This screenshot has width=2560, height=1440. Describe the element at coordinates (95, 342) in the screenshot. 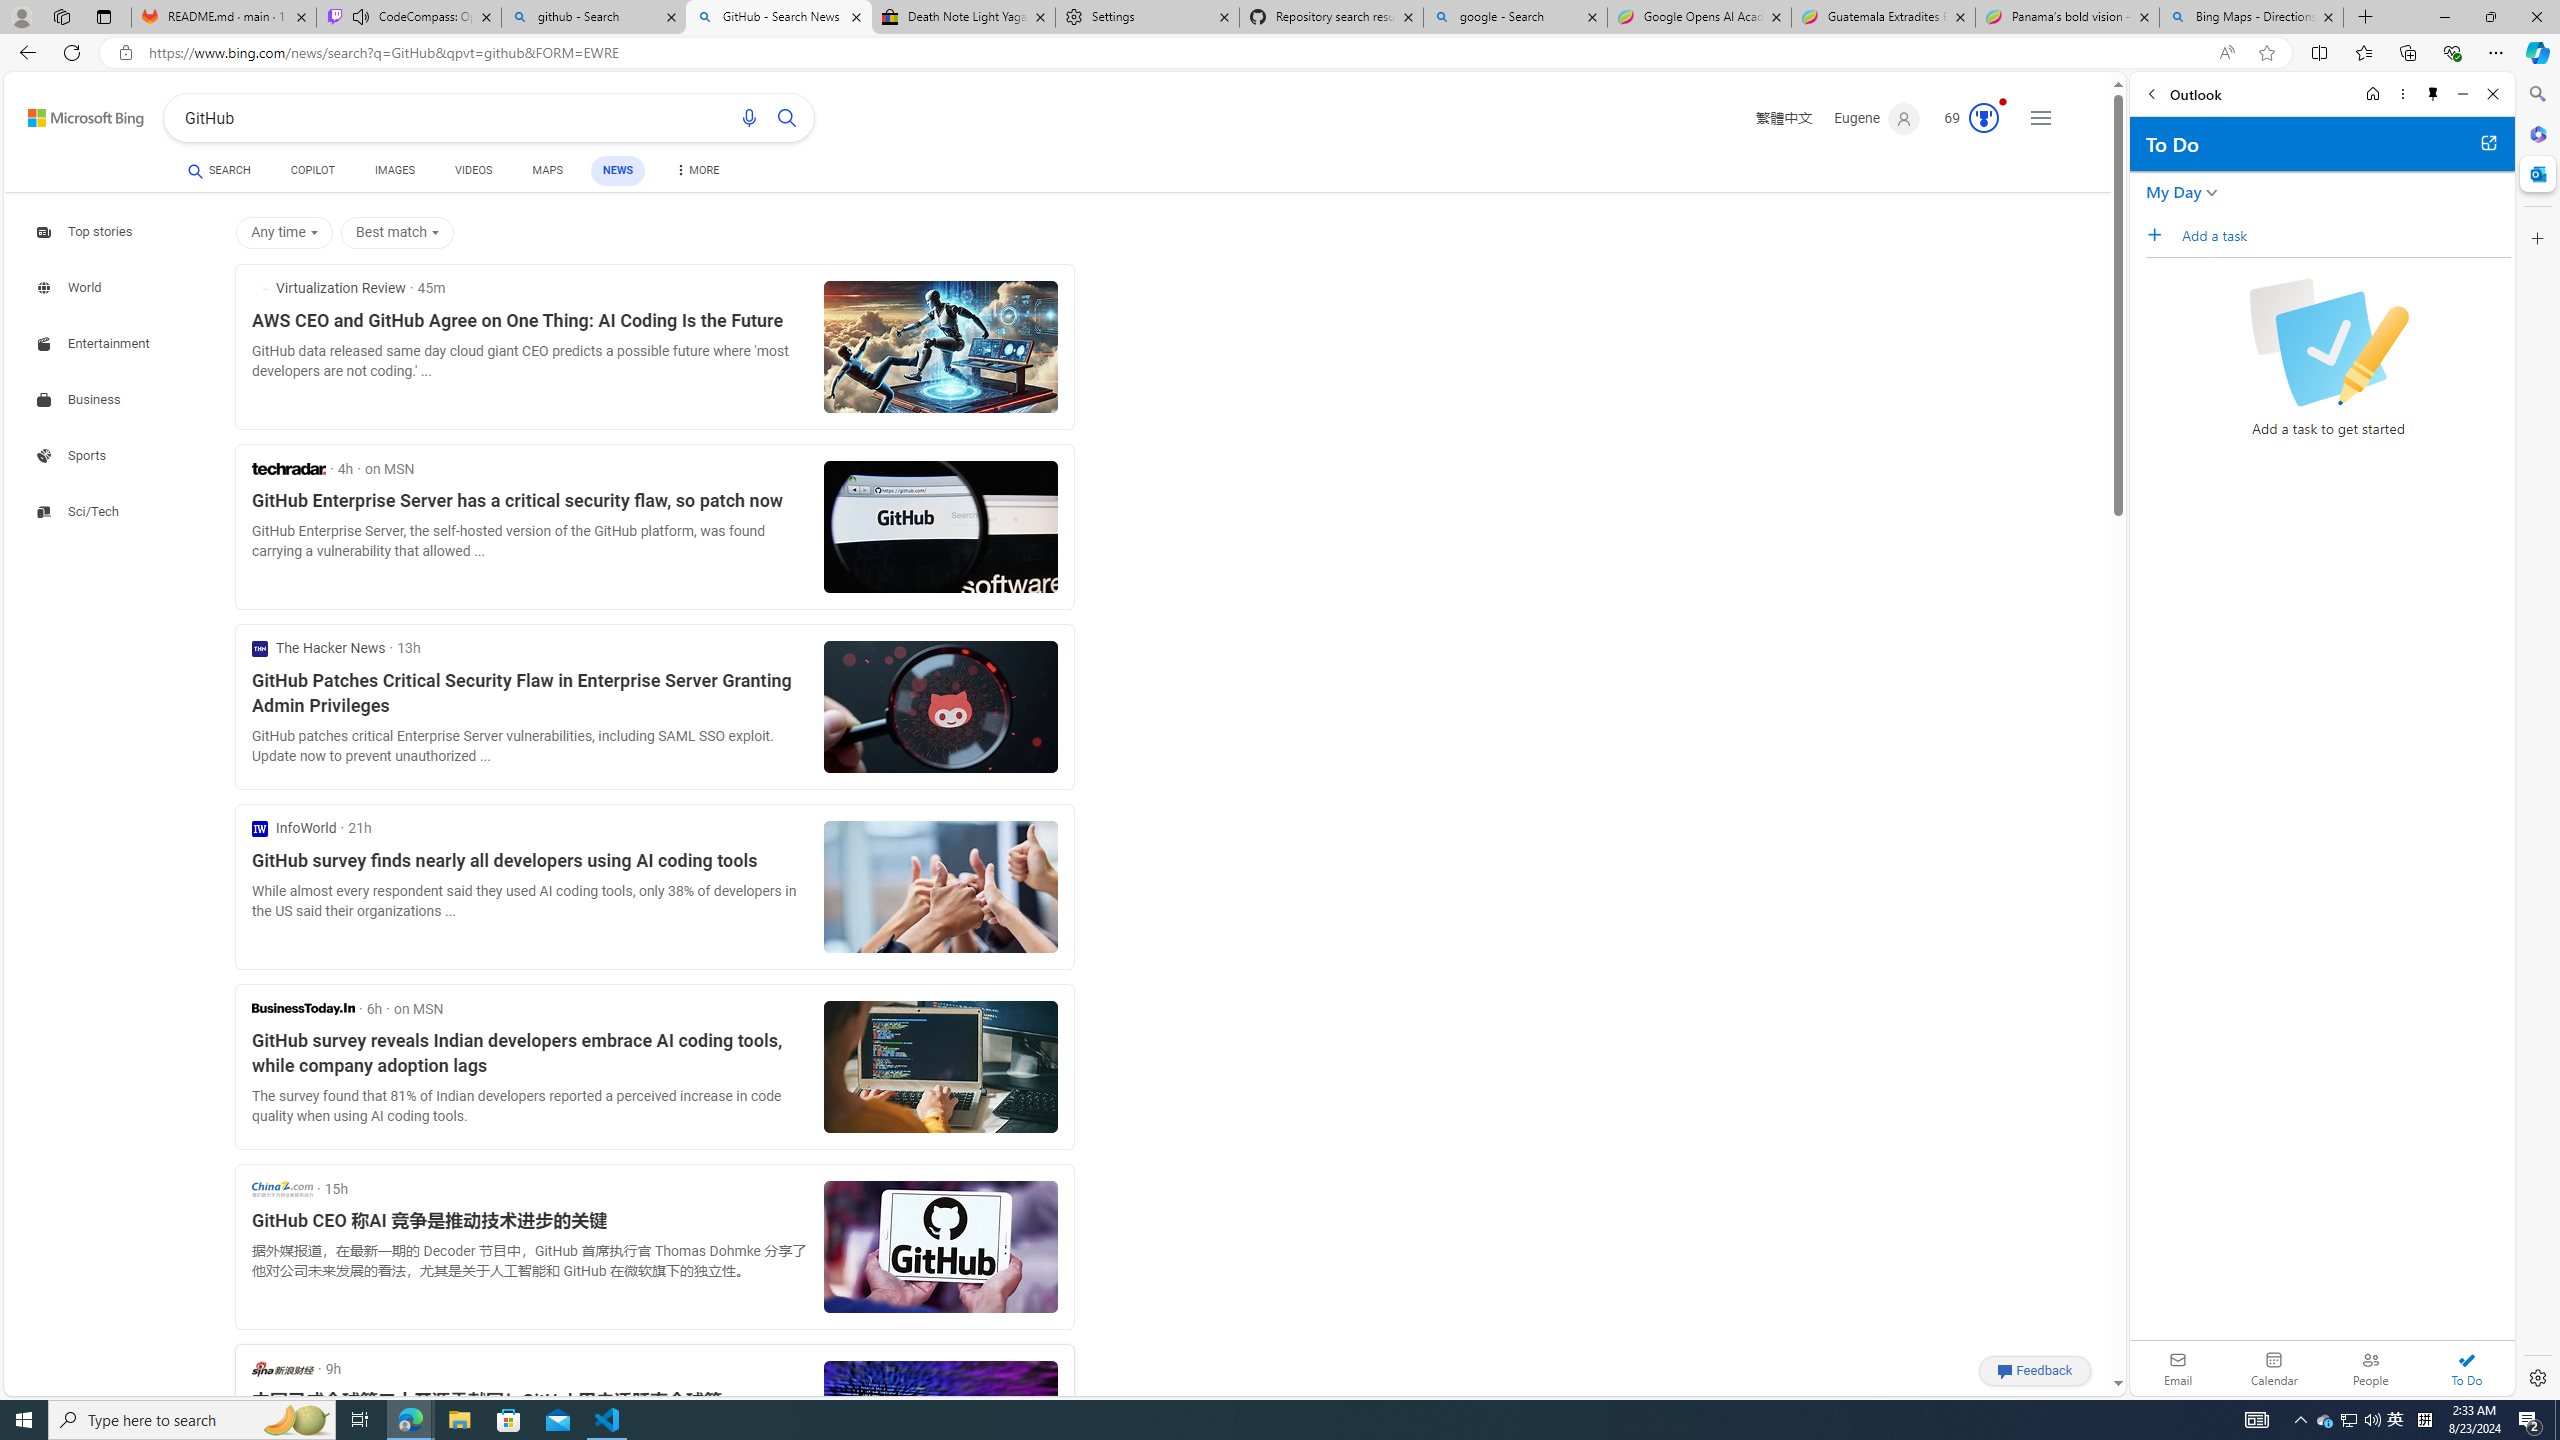

I see `'Search news about Entertainment'` at that location.